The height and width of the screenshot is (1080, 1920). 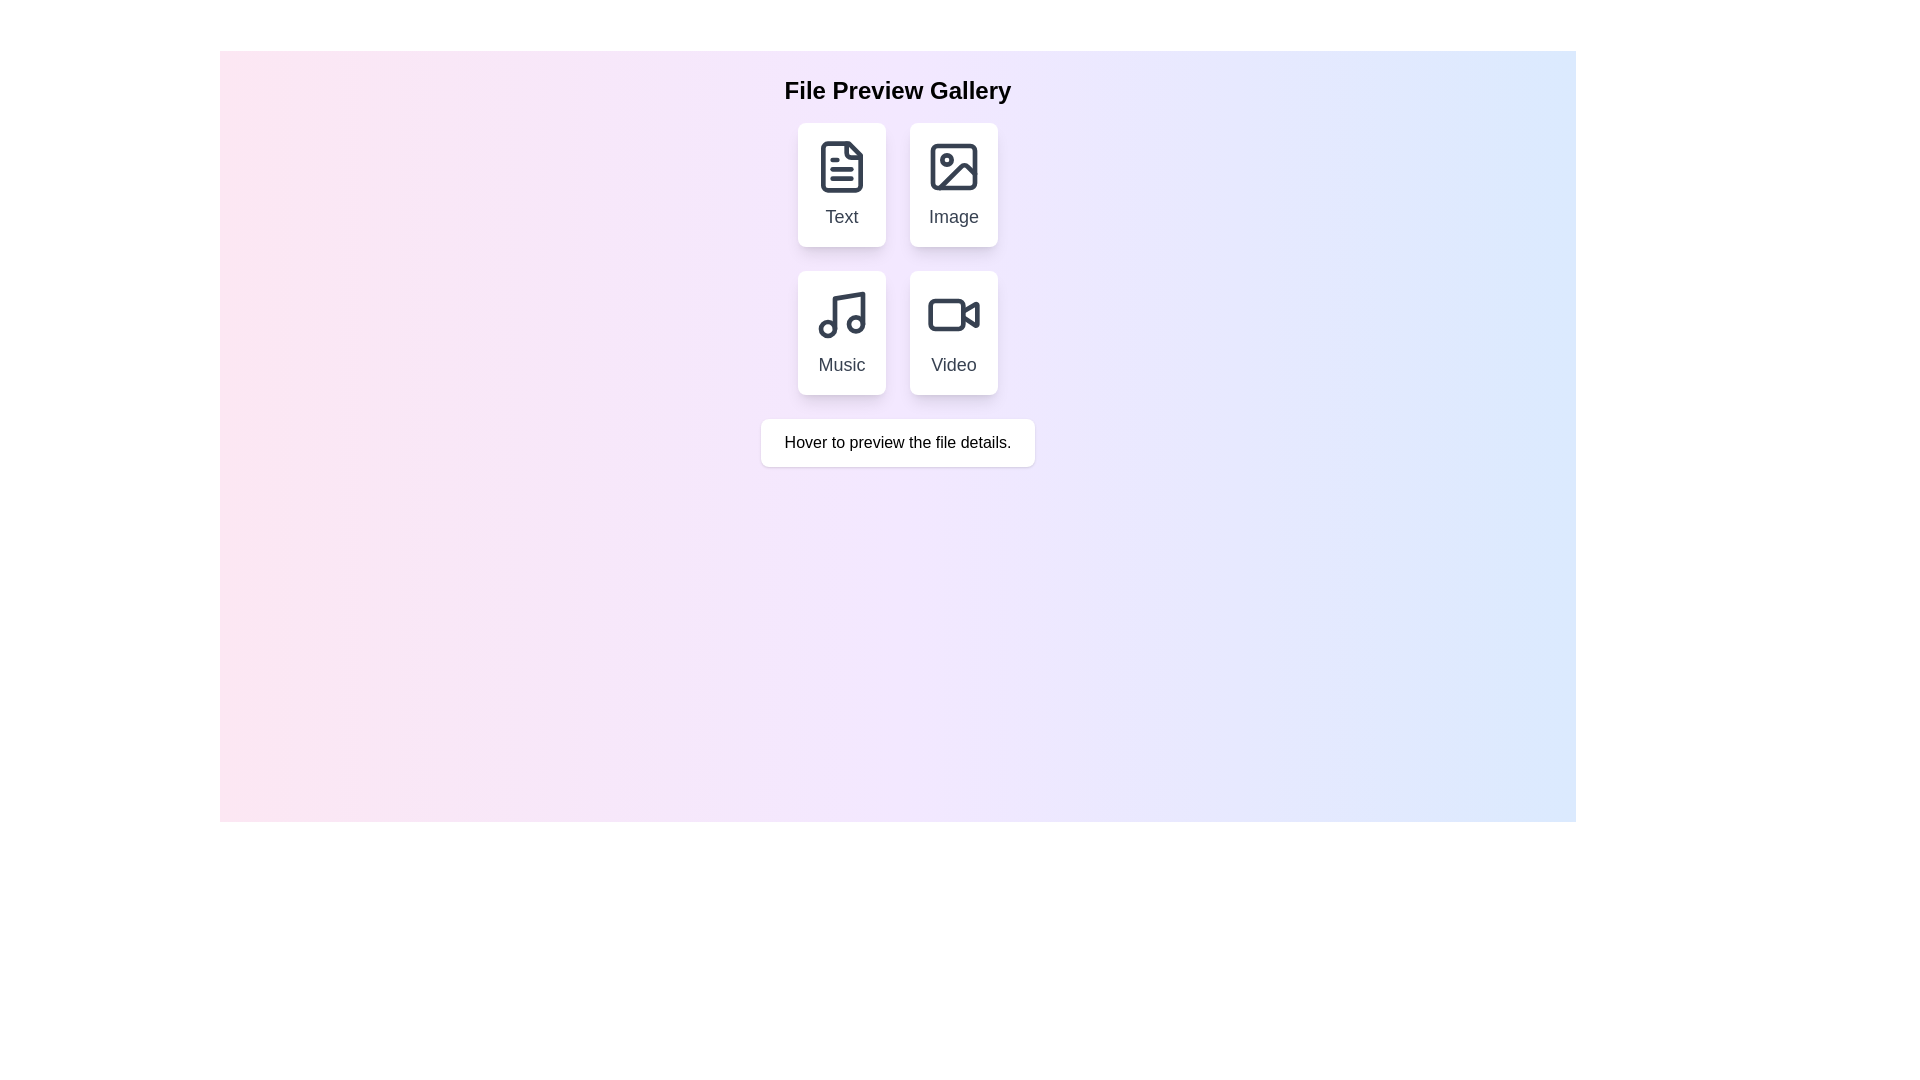 I want to click on the Interactive Card in the 'File Preview Gallery' that features a document icon and bold 'Text' for additional details, so click(x=841, y=185).